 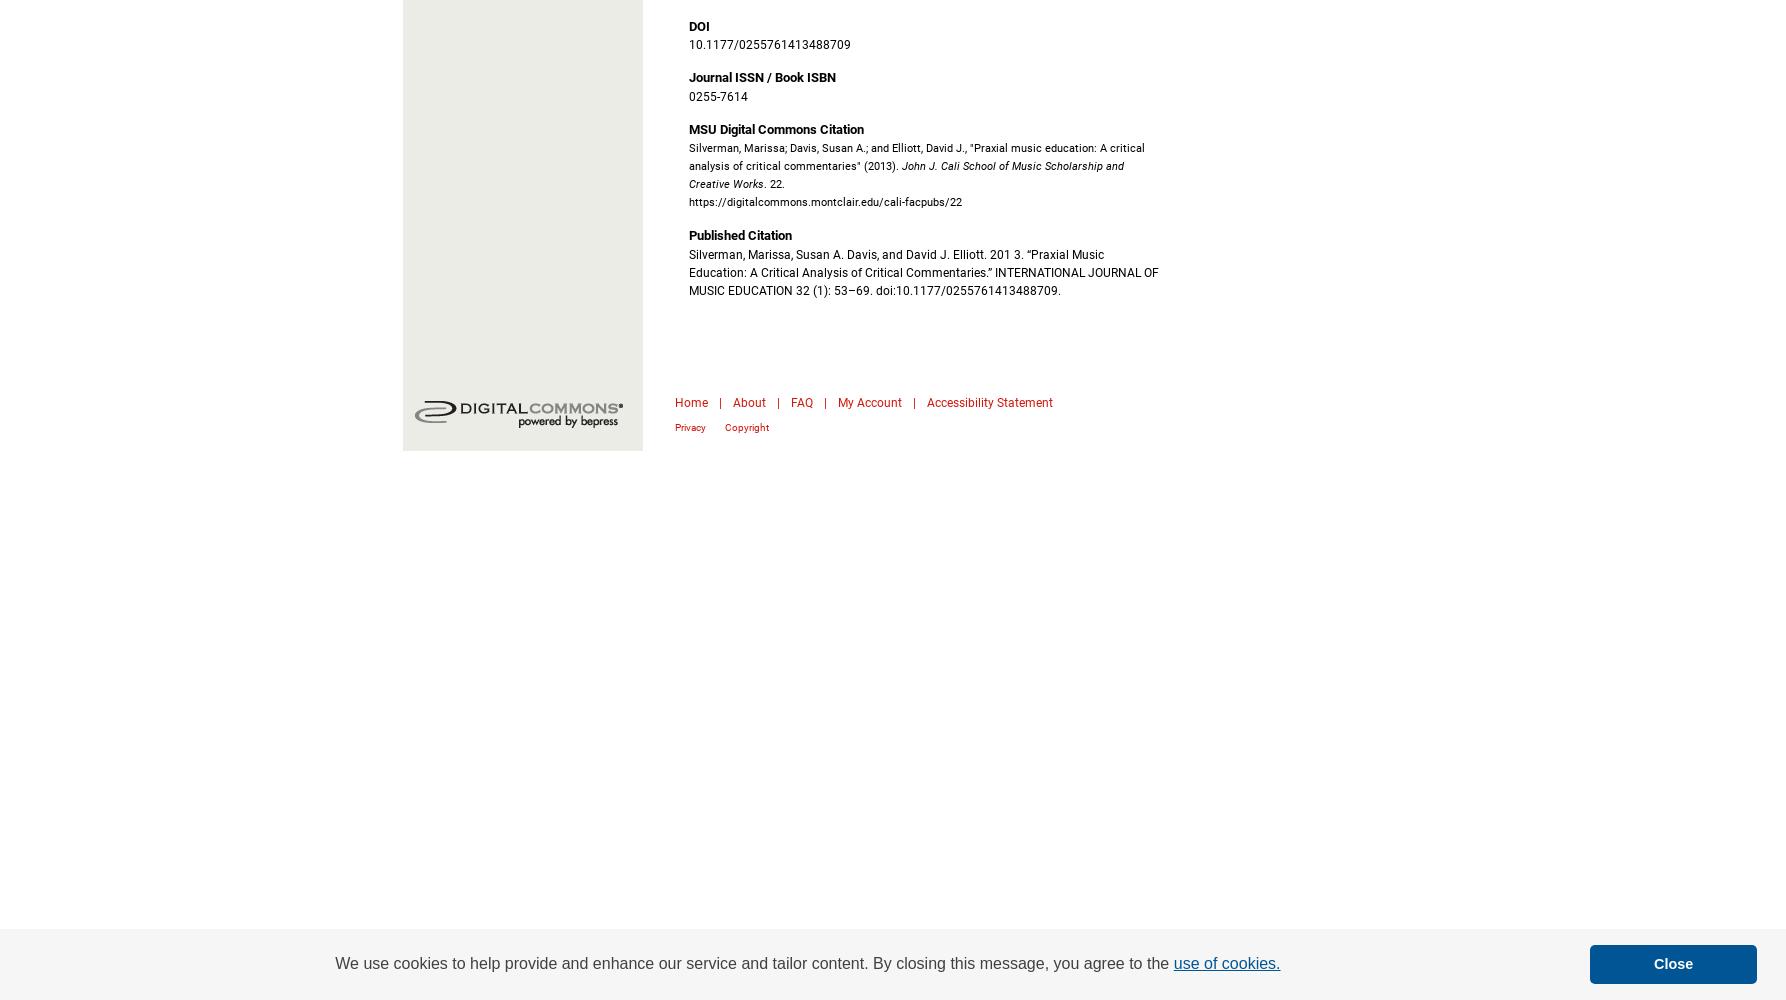 I want to click on 'DOI', so click(x=689, y=25).